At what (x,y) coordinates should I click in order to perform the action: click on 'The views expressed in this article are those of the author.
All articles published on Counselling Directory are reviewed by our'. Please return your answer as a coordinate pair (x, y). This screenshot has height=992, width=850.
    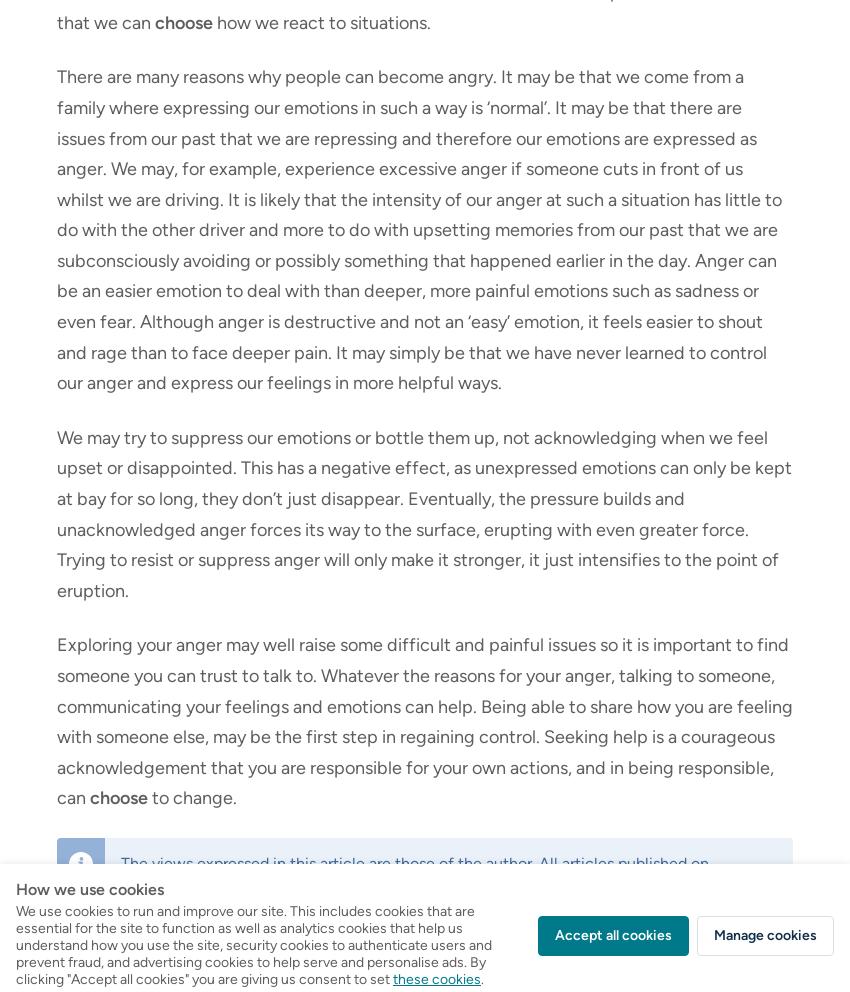
    Looking at the image, I should click on (414, 872).